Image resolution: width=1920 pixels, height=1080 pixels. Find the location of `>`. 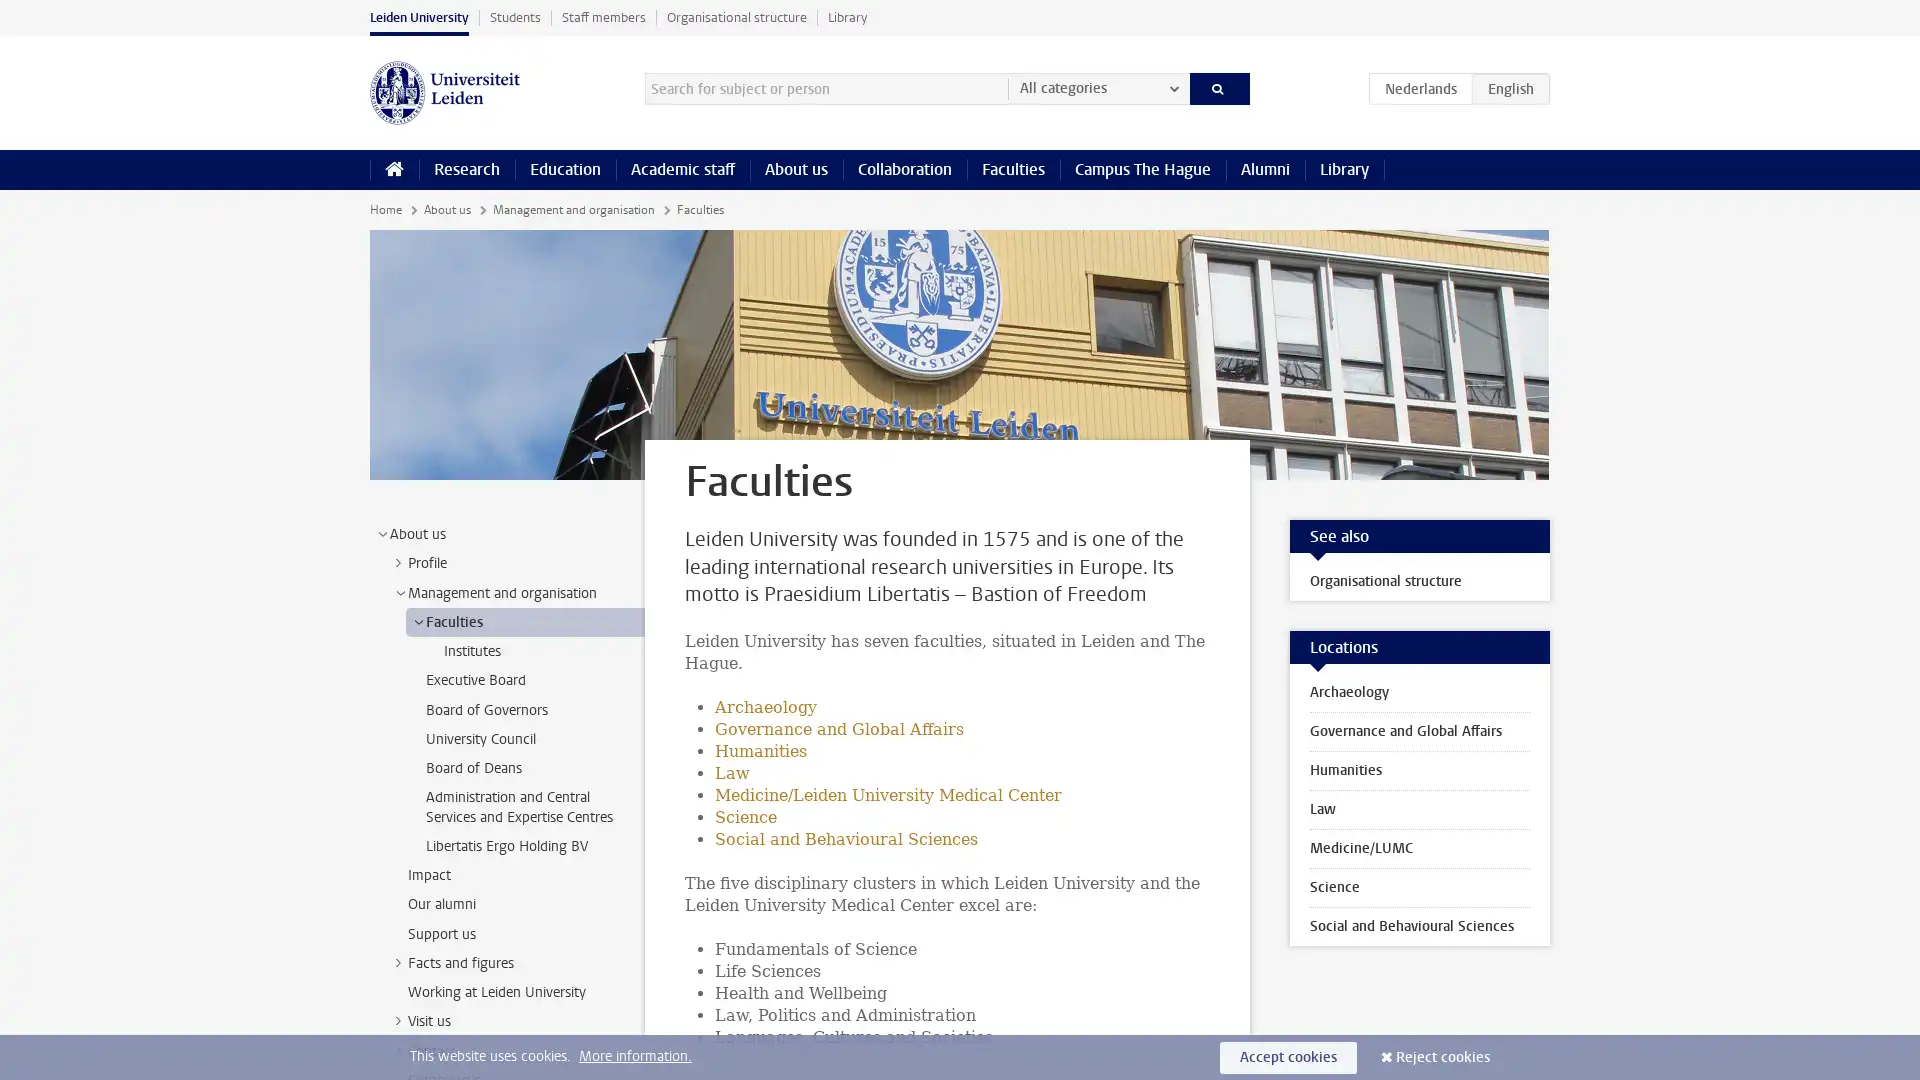

> is located at coordinates (382, 532).